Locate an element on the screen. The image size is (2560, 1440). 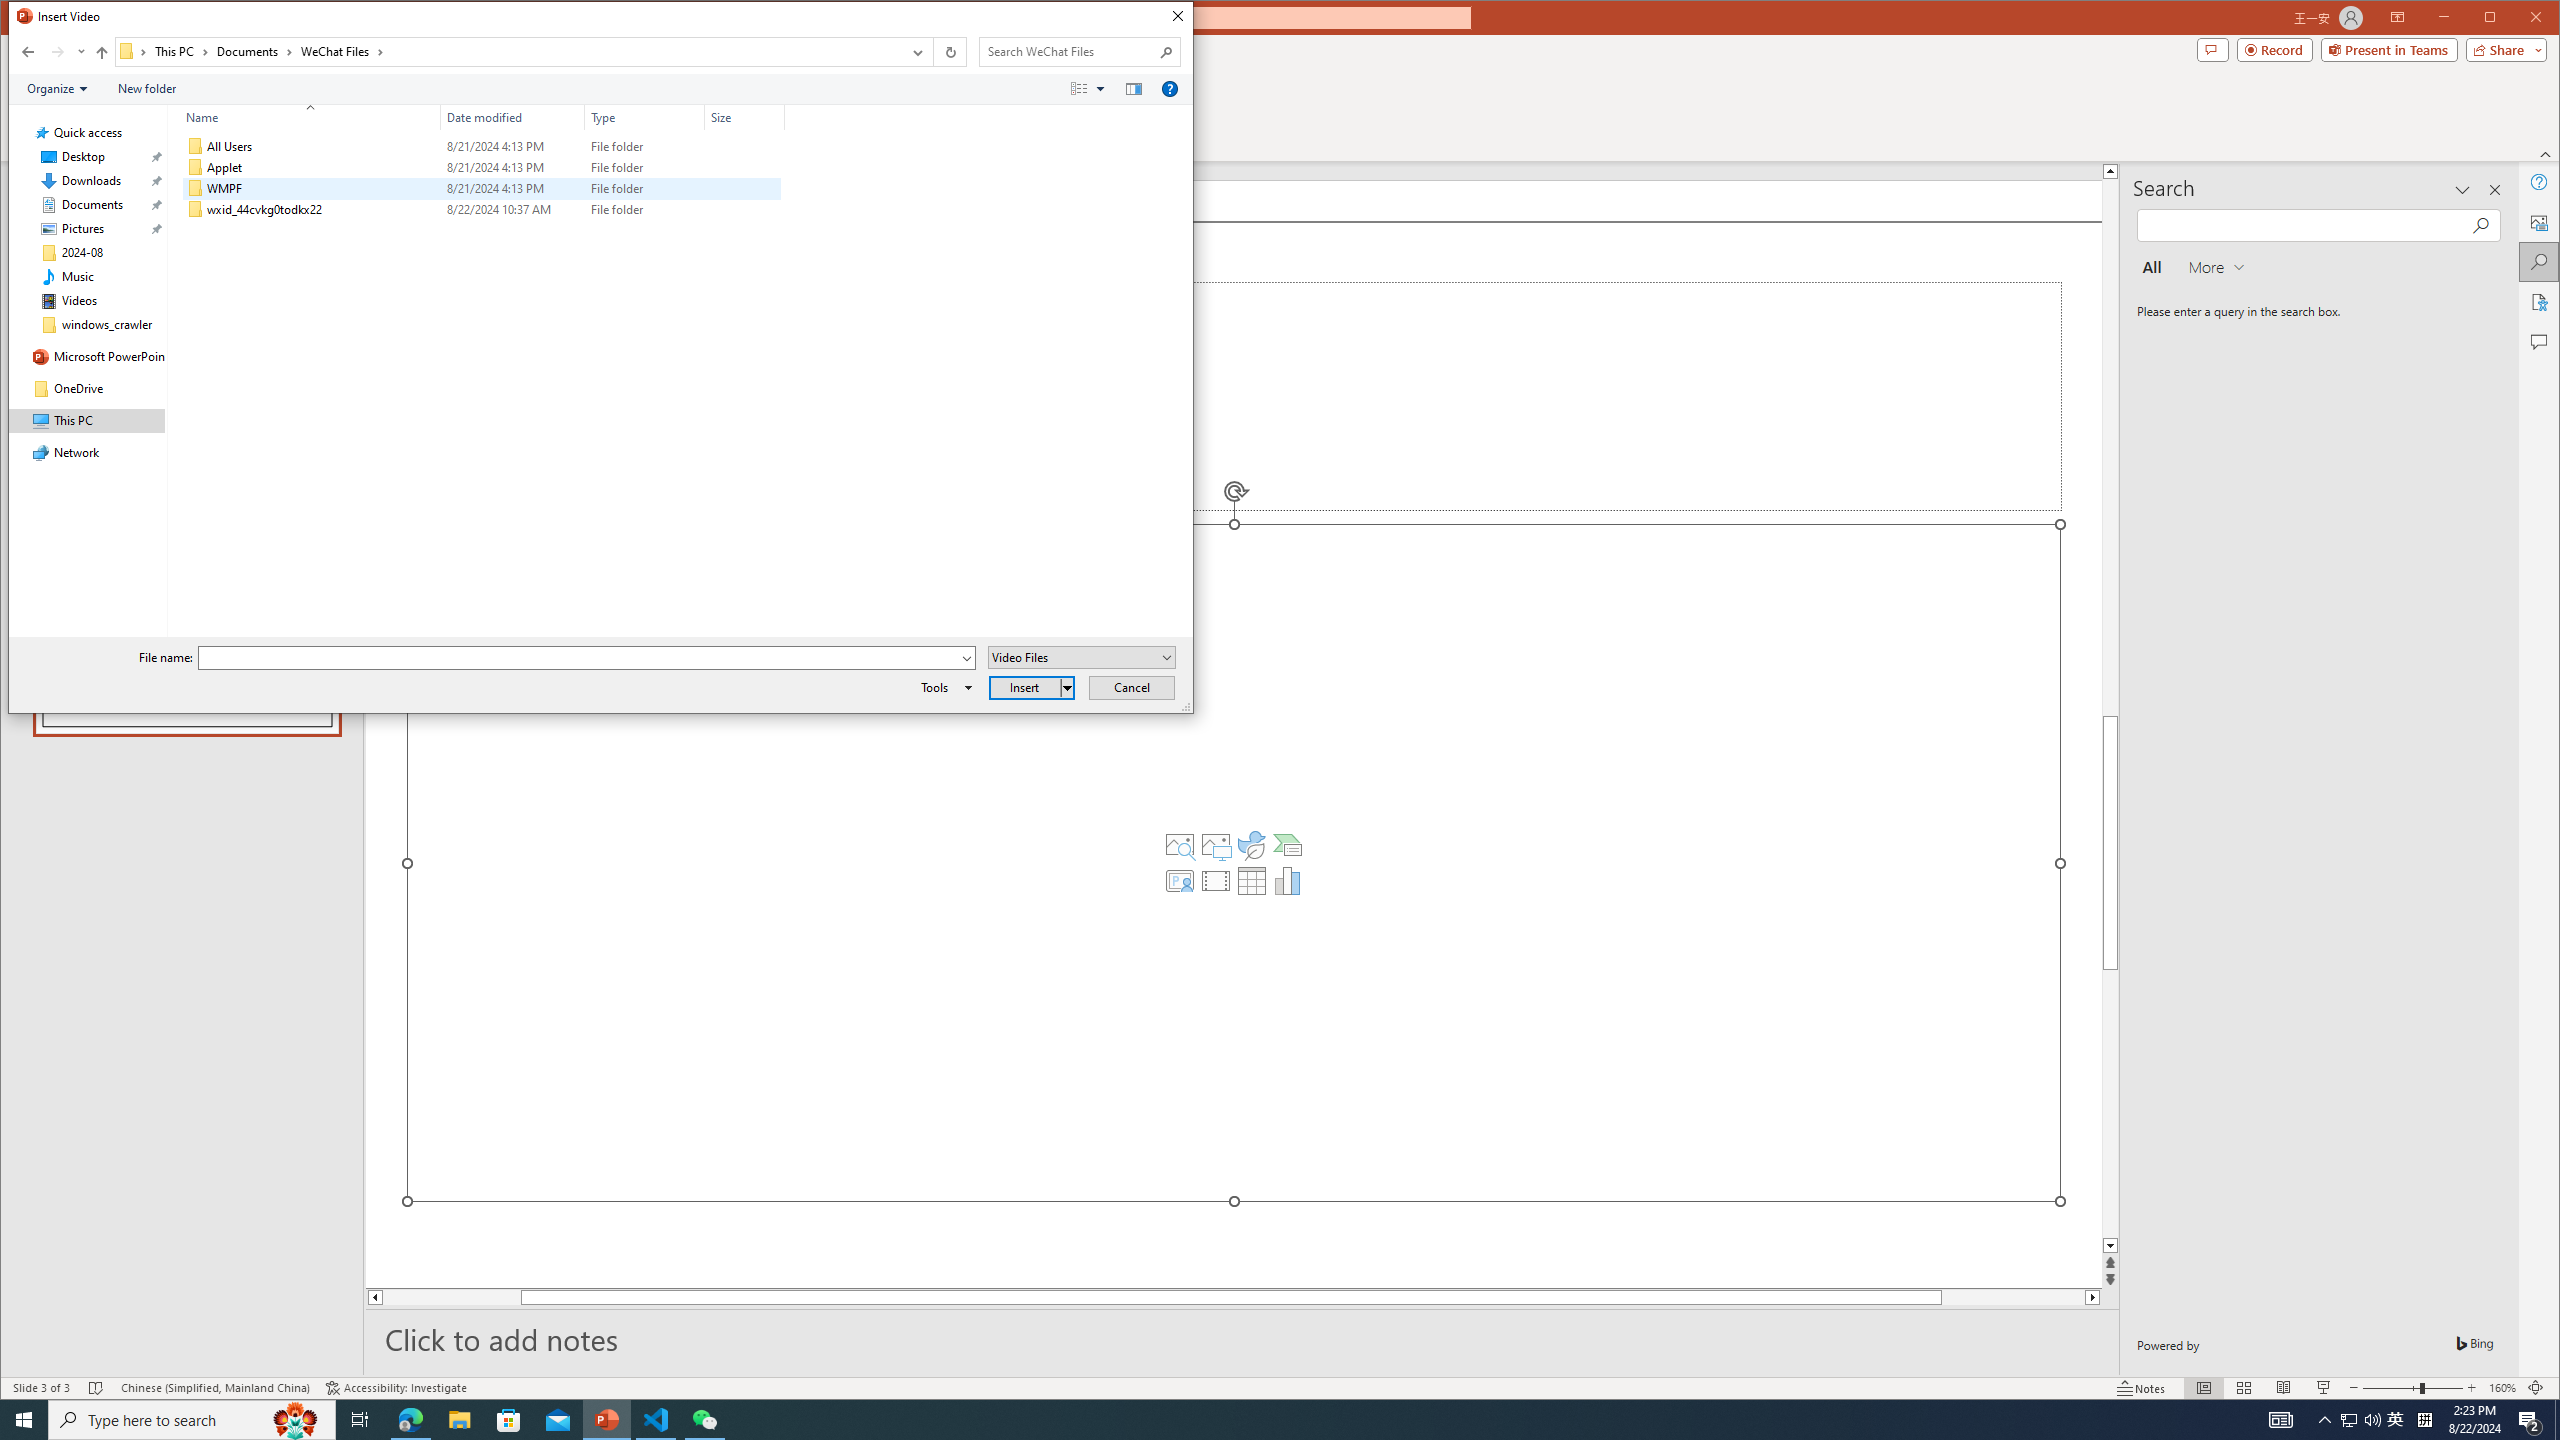
'Views' is located at coordinates (1092, 88).